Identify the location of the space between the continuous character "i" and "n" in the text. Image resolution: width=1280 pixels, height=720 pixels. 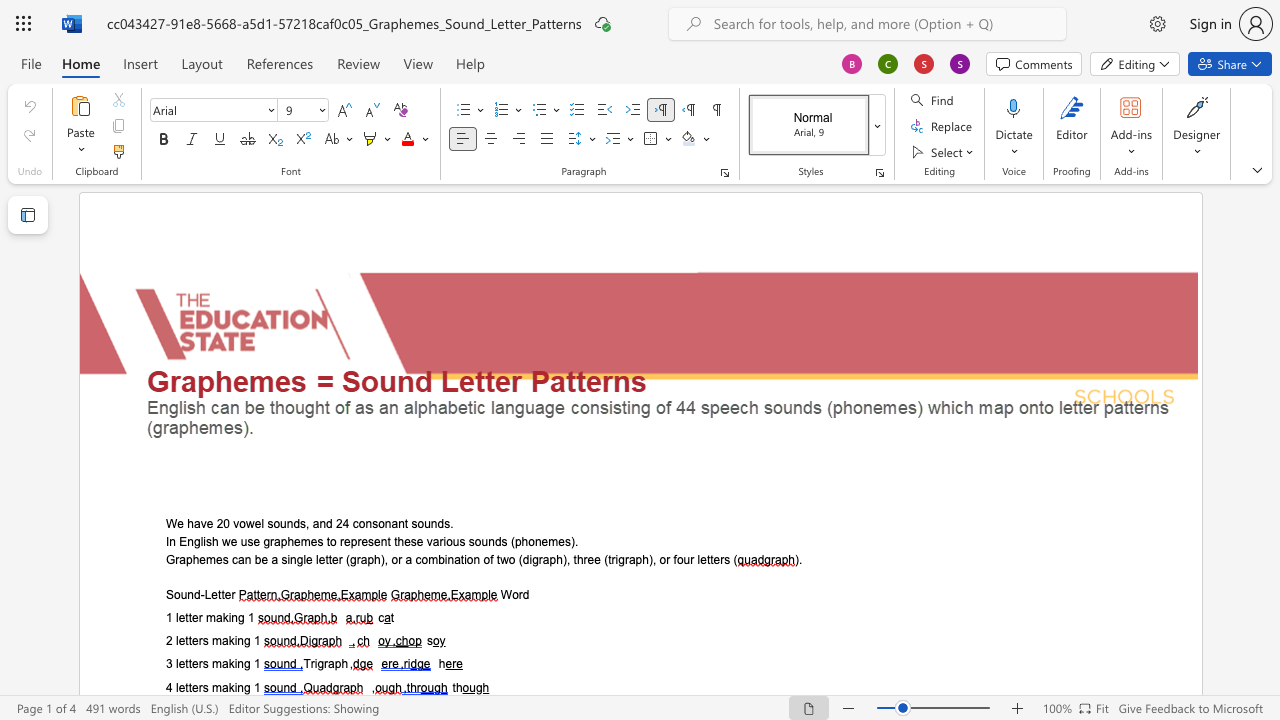
(238, 686).